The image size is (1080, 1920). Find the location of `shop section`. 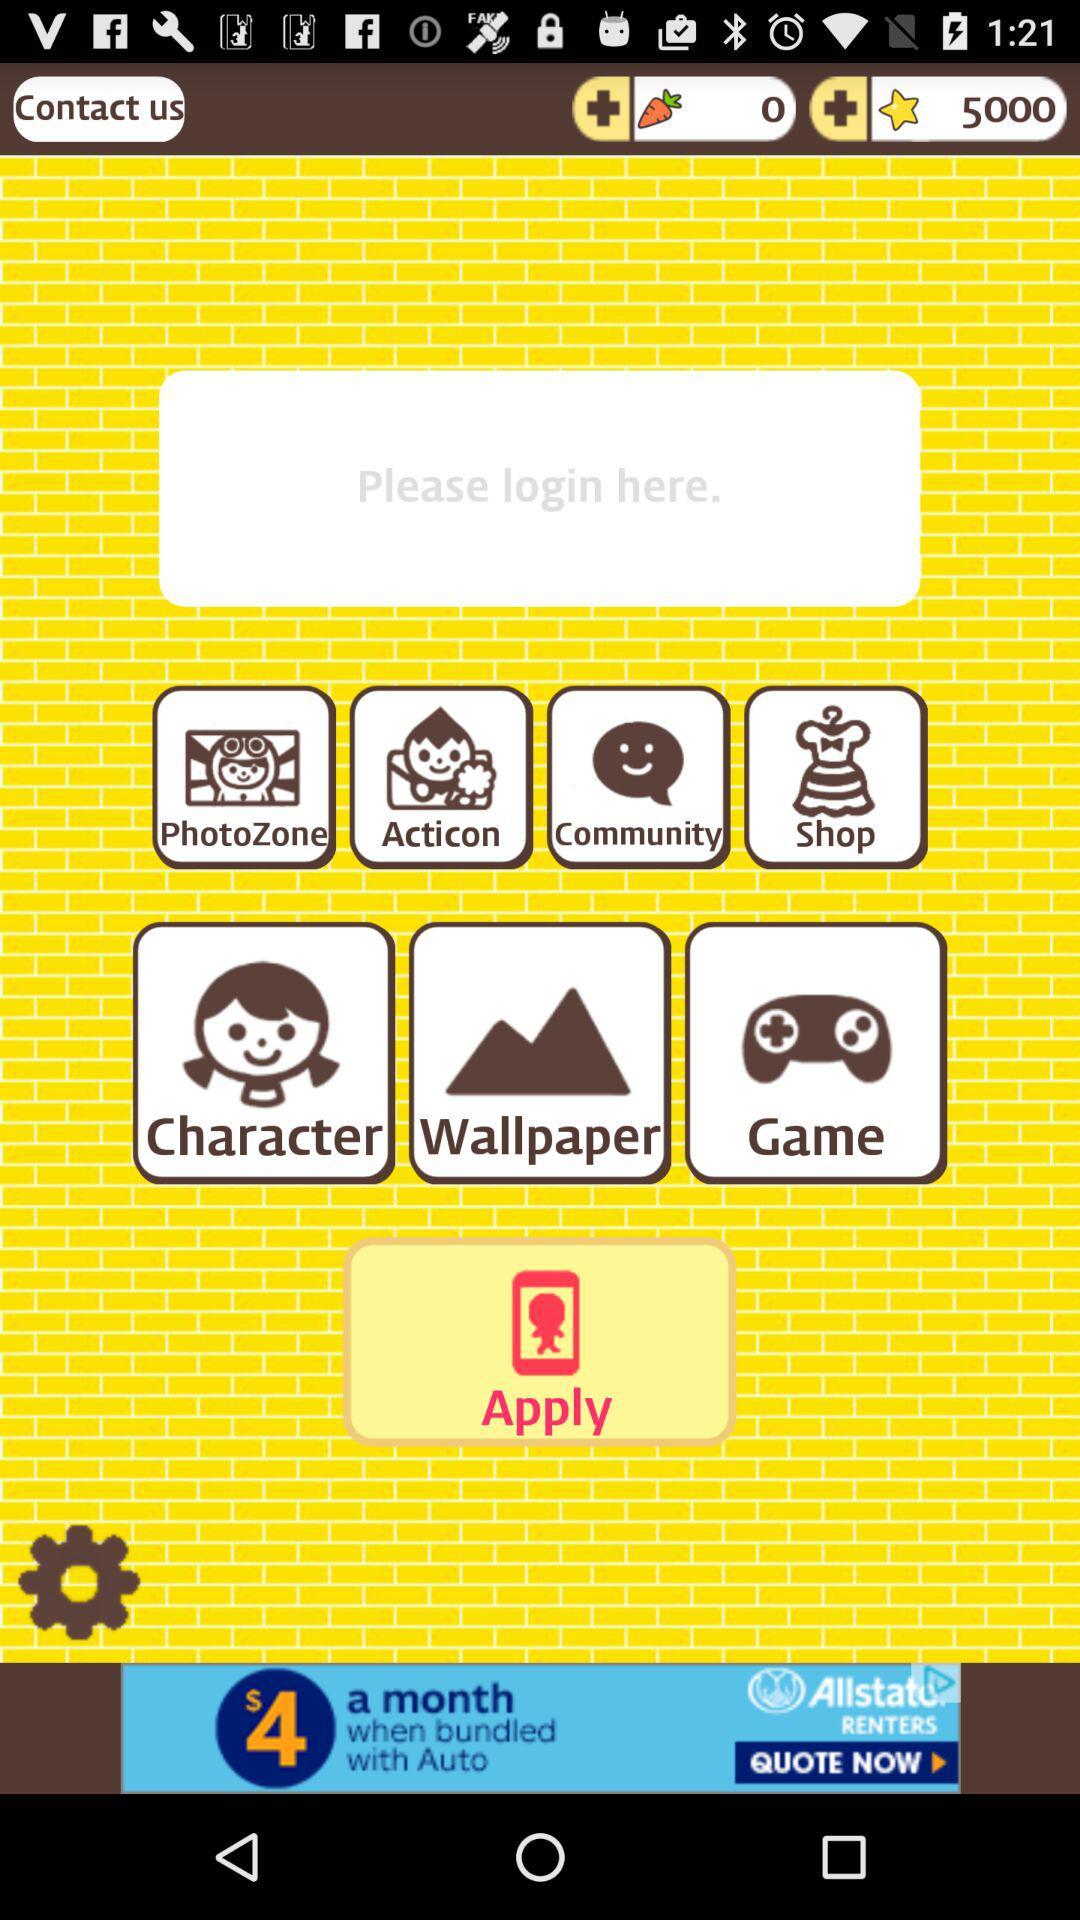

shop section is located at coordinates (834, 775).